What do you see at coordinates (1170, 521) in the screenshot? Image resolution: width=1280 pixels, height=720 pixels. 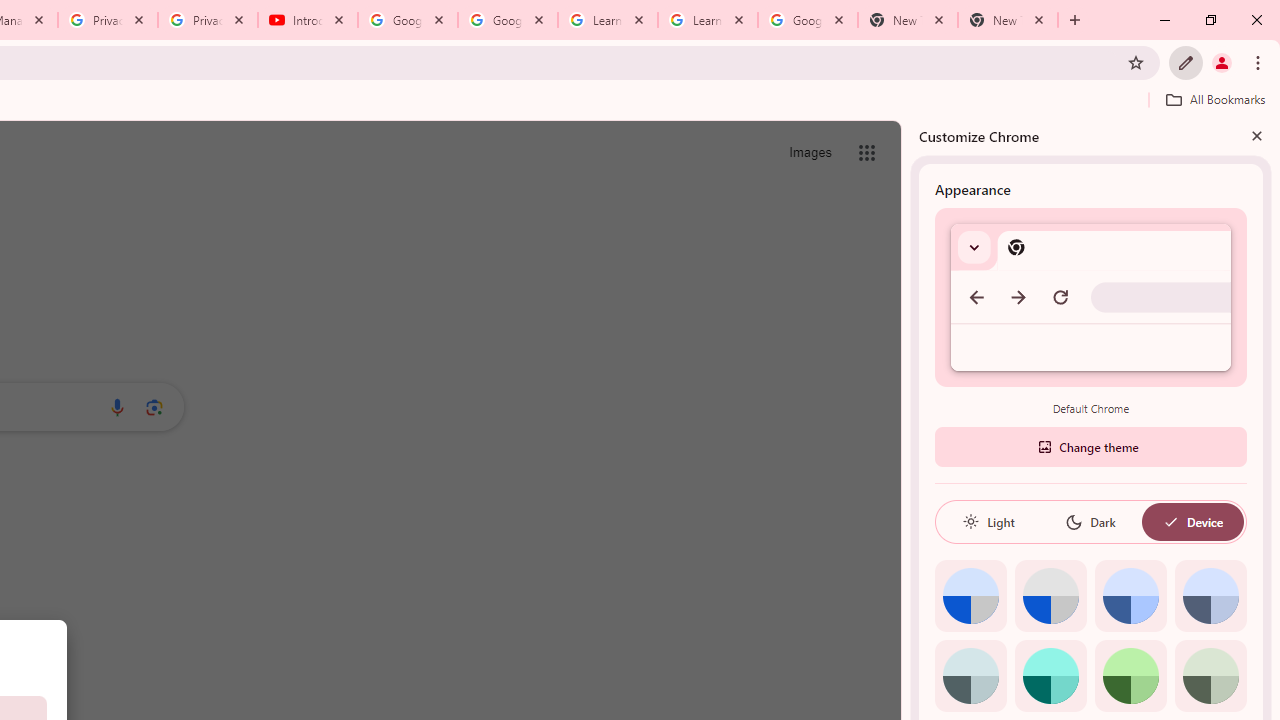 I see `'AutomationID: baseSvg'` at bounding box center [1170, 521].